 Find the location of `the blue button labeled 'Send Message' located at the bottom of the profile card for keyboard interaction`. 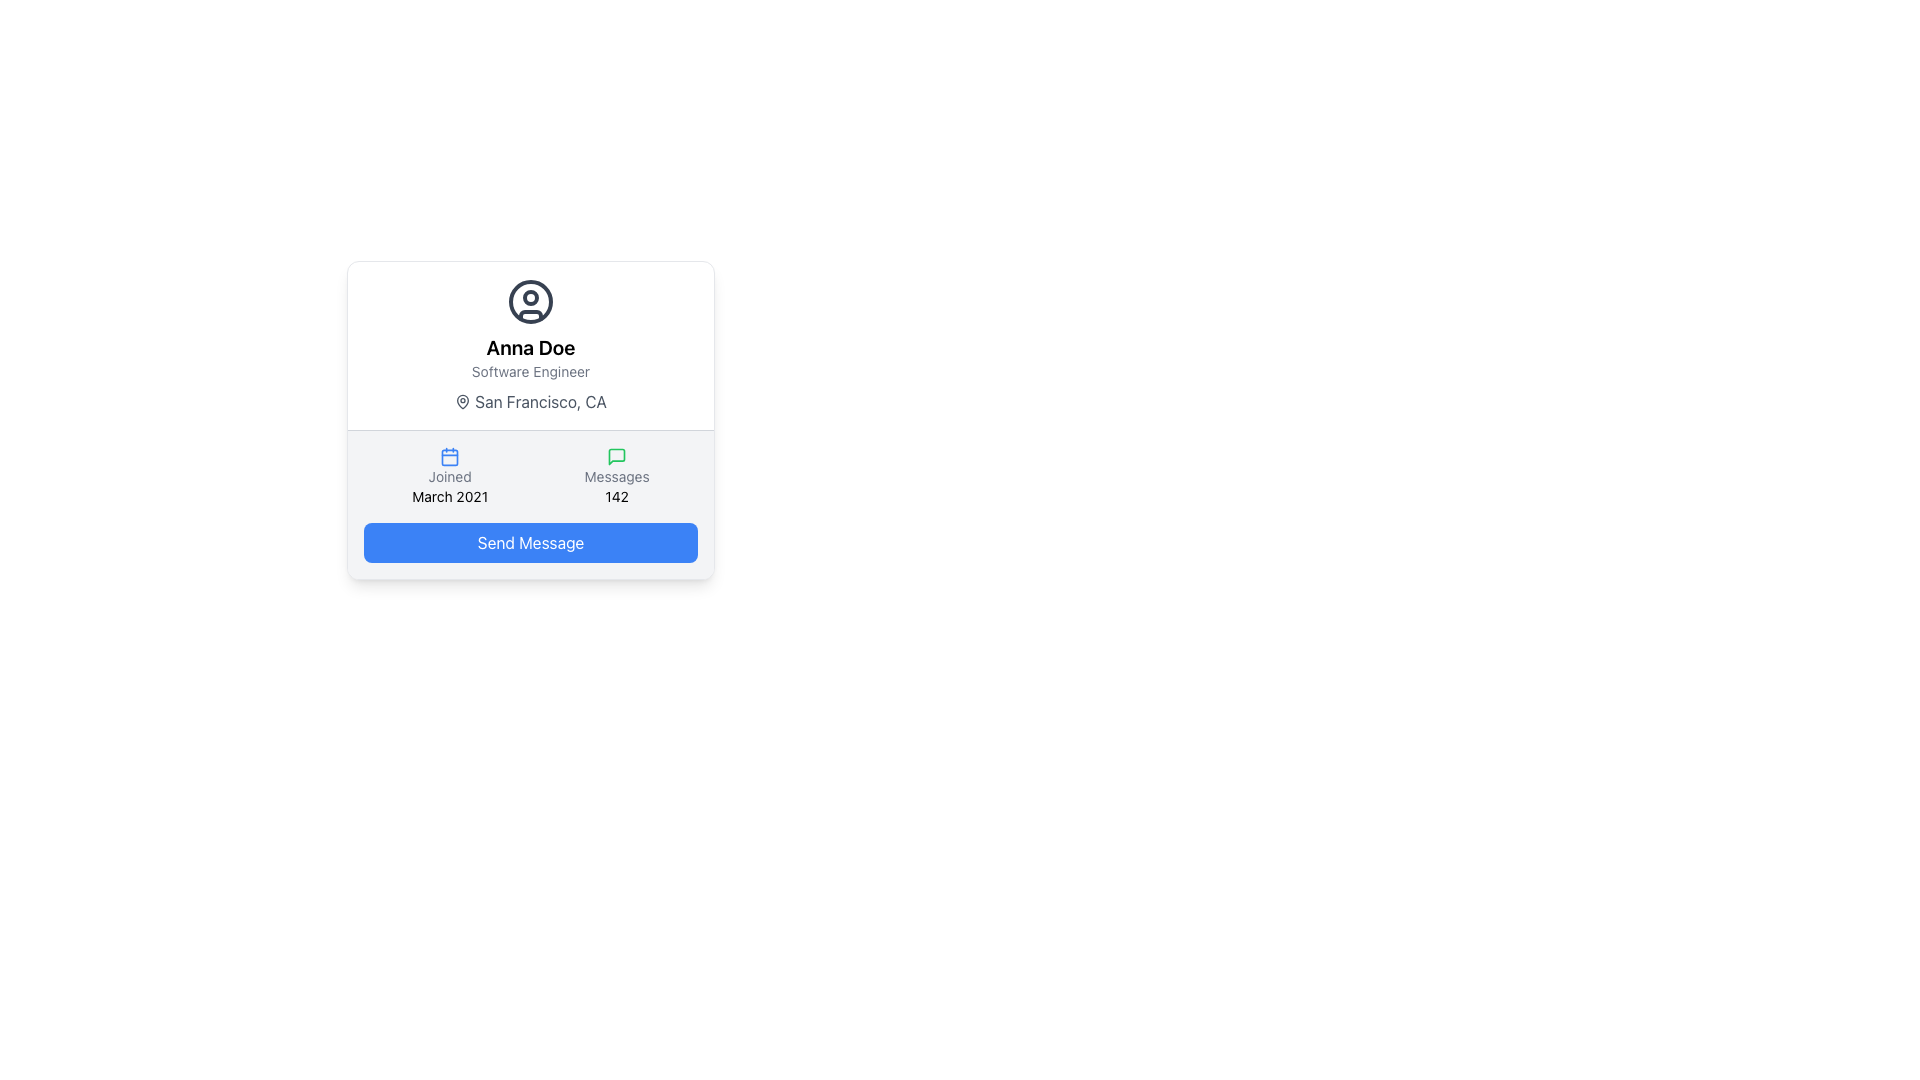

the blue button labeled 'Send Message' located at the bottom of the profile card for keyboard interaction is located at coordinates (531, 543).